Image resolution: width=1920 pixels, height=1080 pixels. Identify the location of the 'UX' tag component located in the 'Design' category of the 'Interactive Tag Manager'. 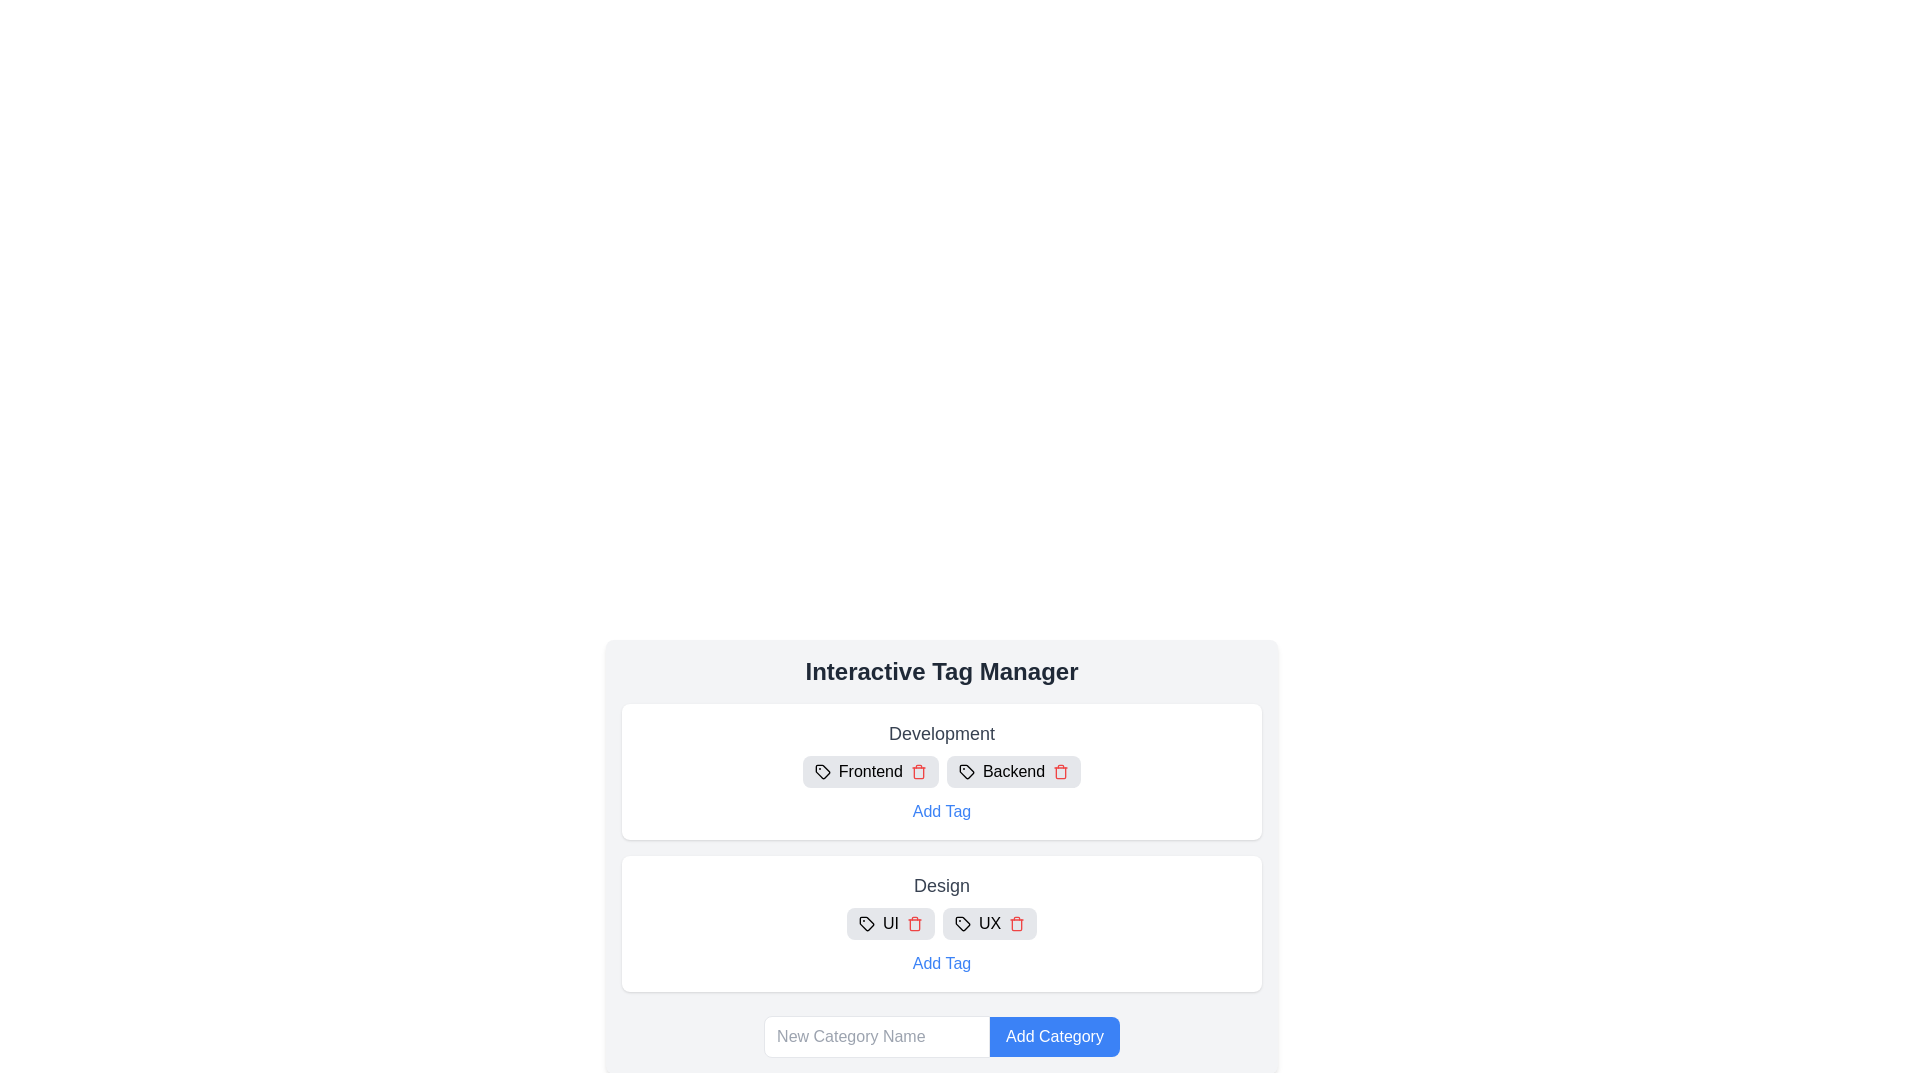
(989, 924).